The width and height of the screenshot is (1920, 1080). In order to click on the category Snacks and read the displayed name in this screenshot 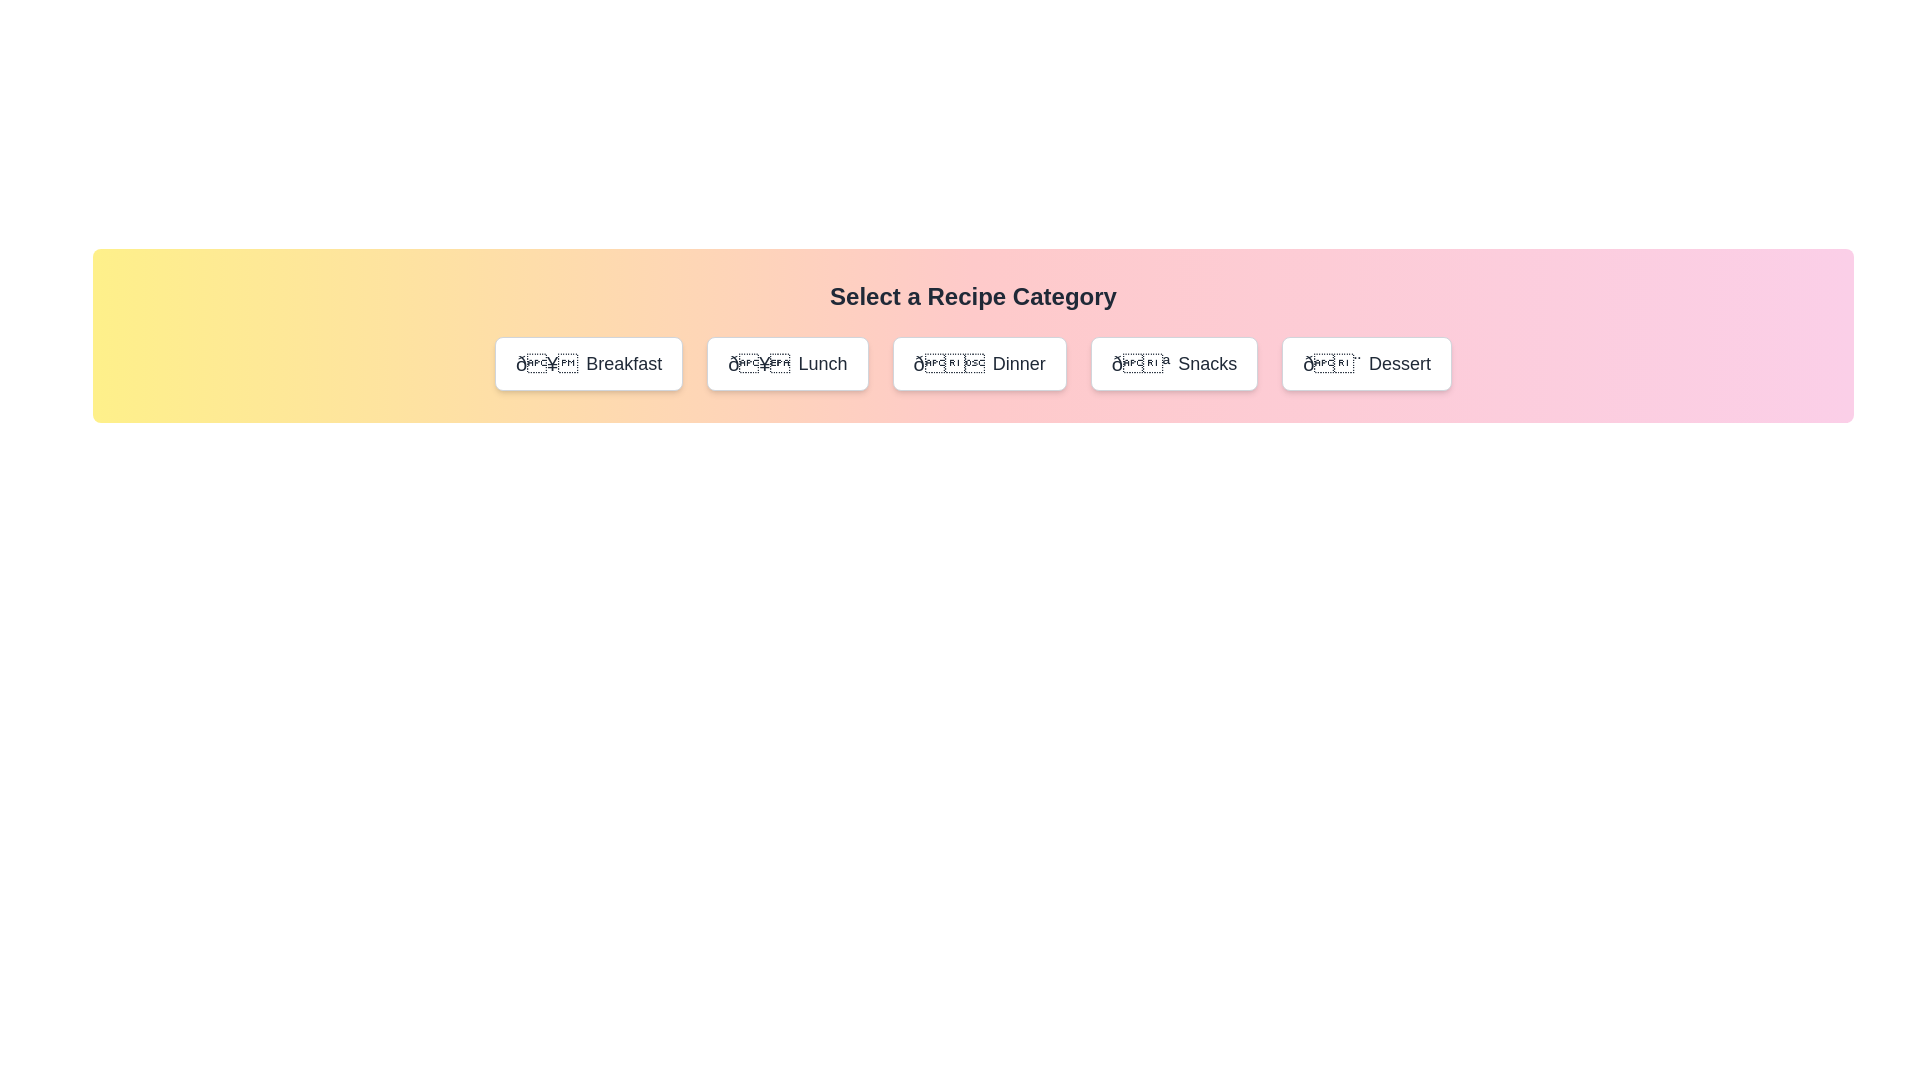, I will do `click(1174, 363)`.